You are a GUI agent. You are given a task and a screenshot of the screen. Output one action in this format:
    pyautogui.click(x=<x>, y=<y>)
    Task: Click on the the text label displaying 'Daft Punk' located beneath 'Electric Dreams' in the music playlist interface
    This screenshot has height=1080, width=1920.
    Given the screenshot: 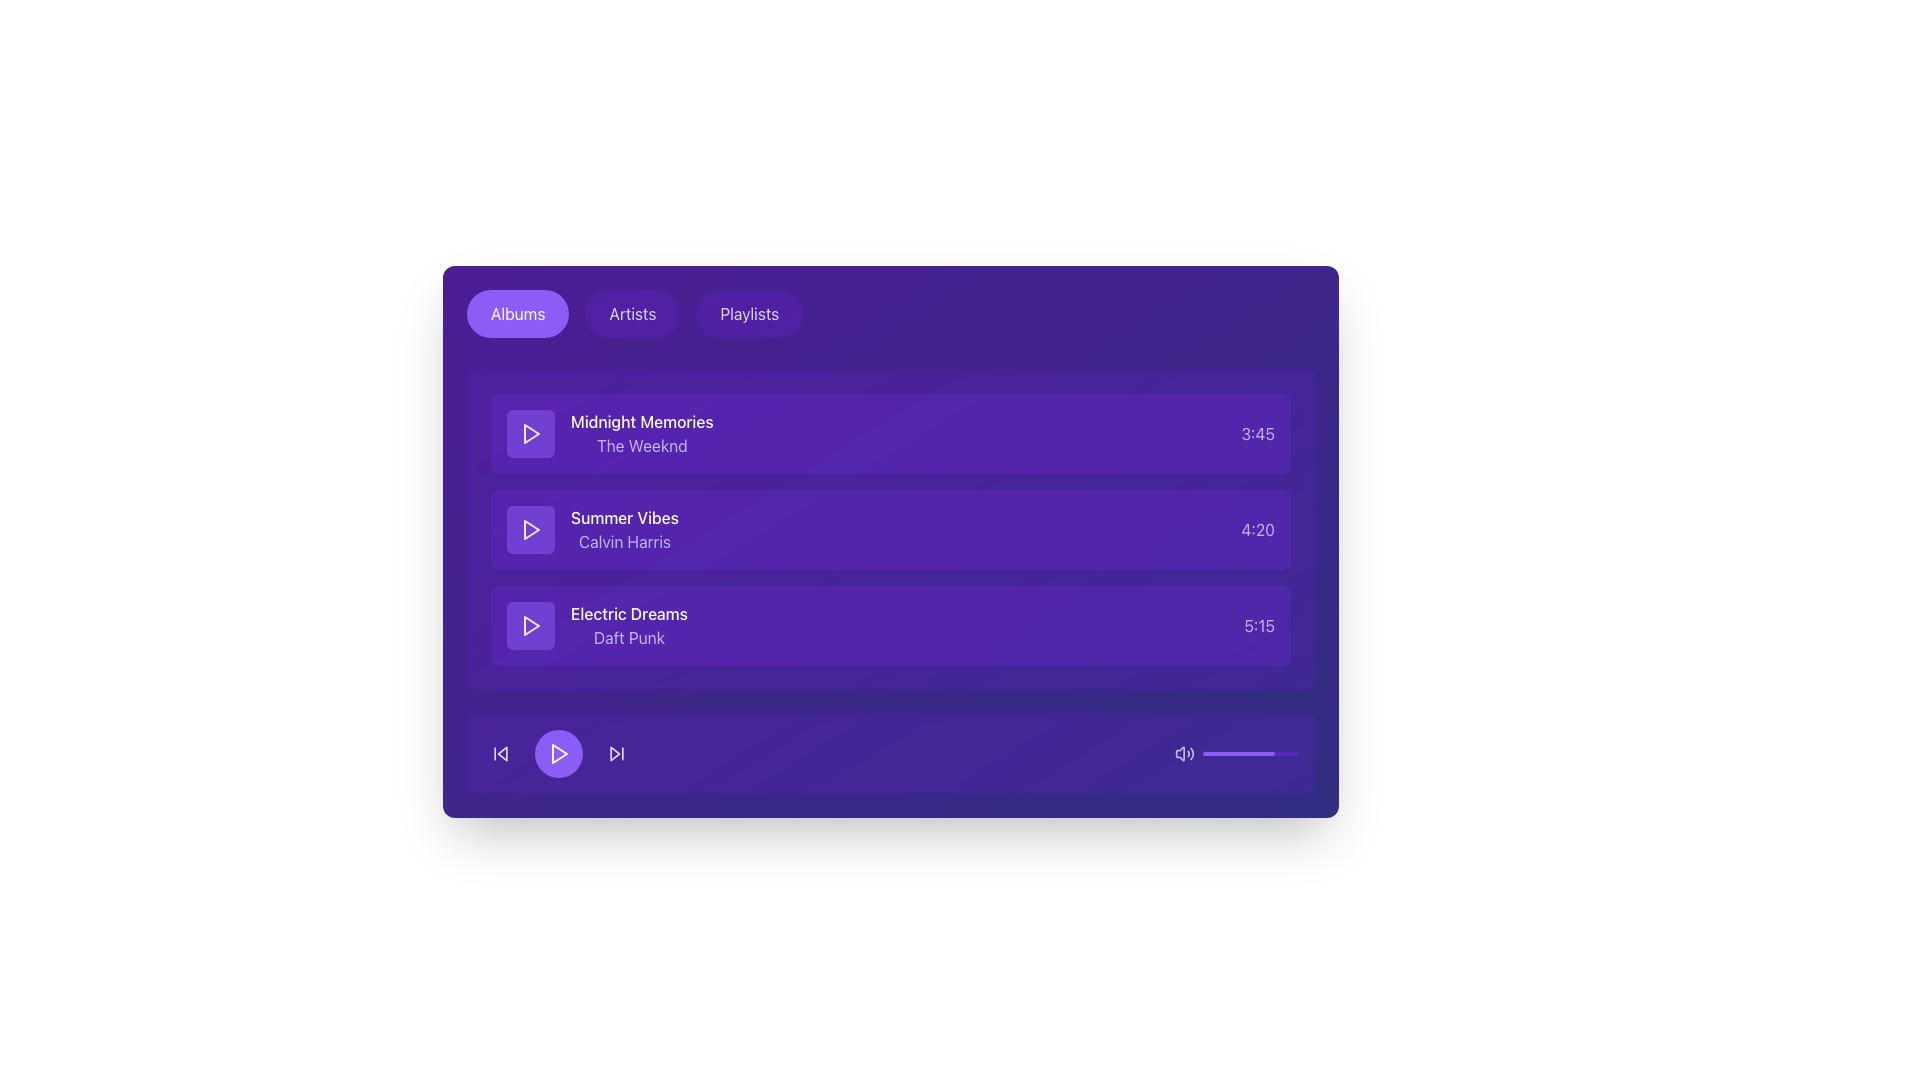 What is the action you would take?
    pyautogui.click(x=628, y=637)
    